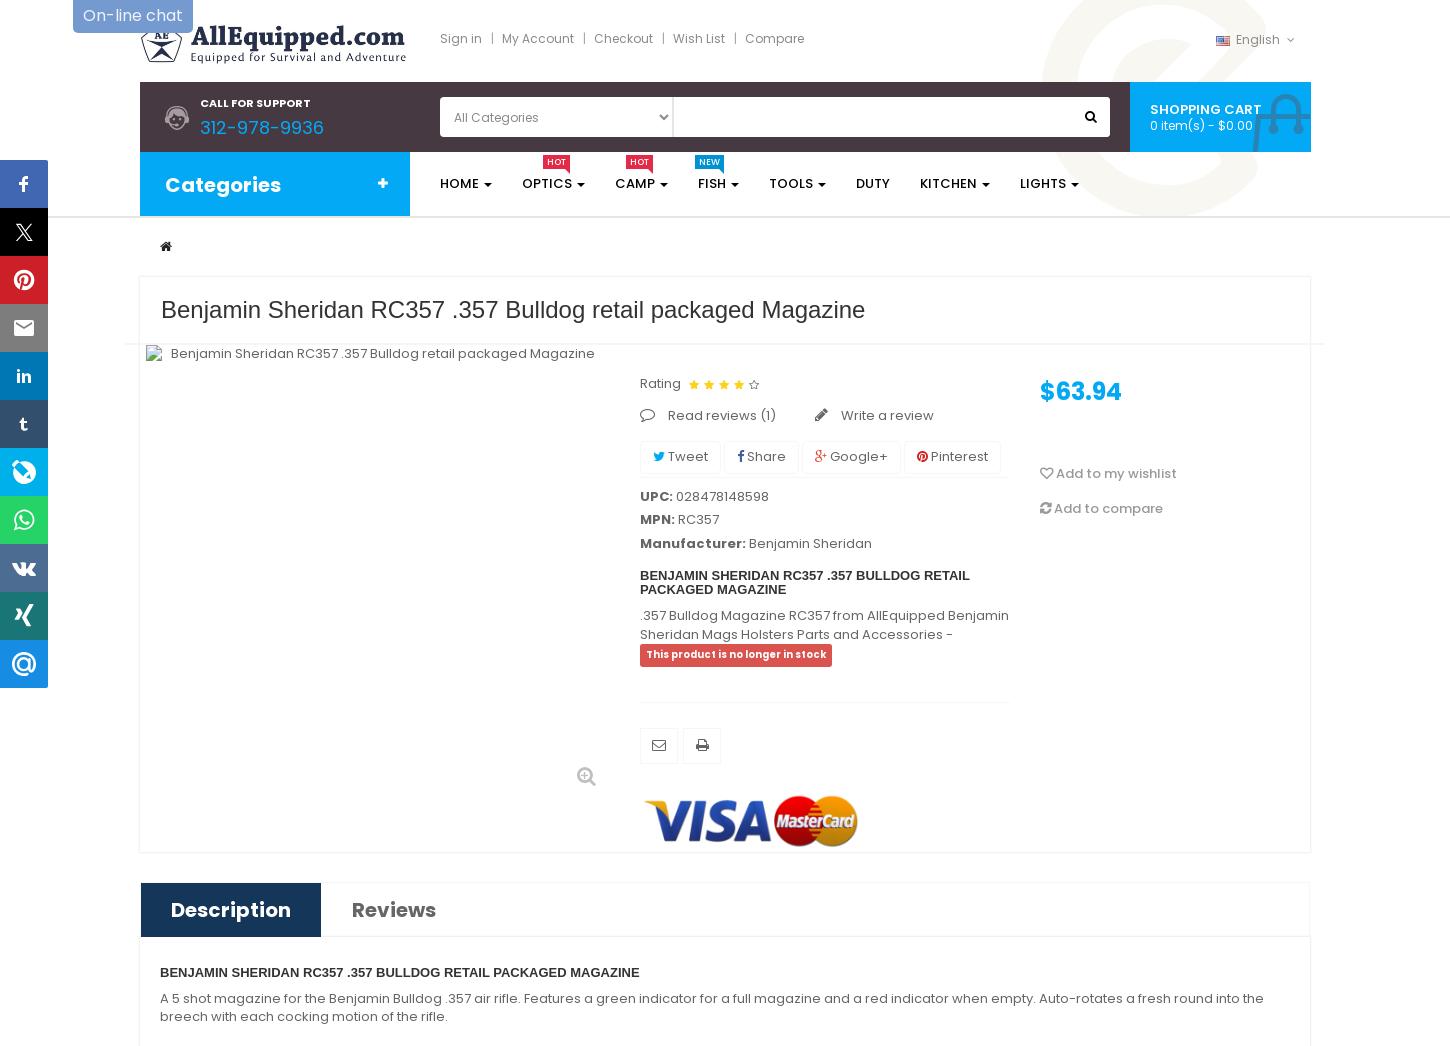 Image resolution: width=1450 pixels, height=1046 pixels. I want to click on 'Optics', so click(546, 183).